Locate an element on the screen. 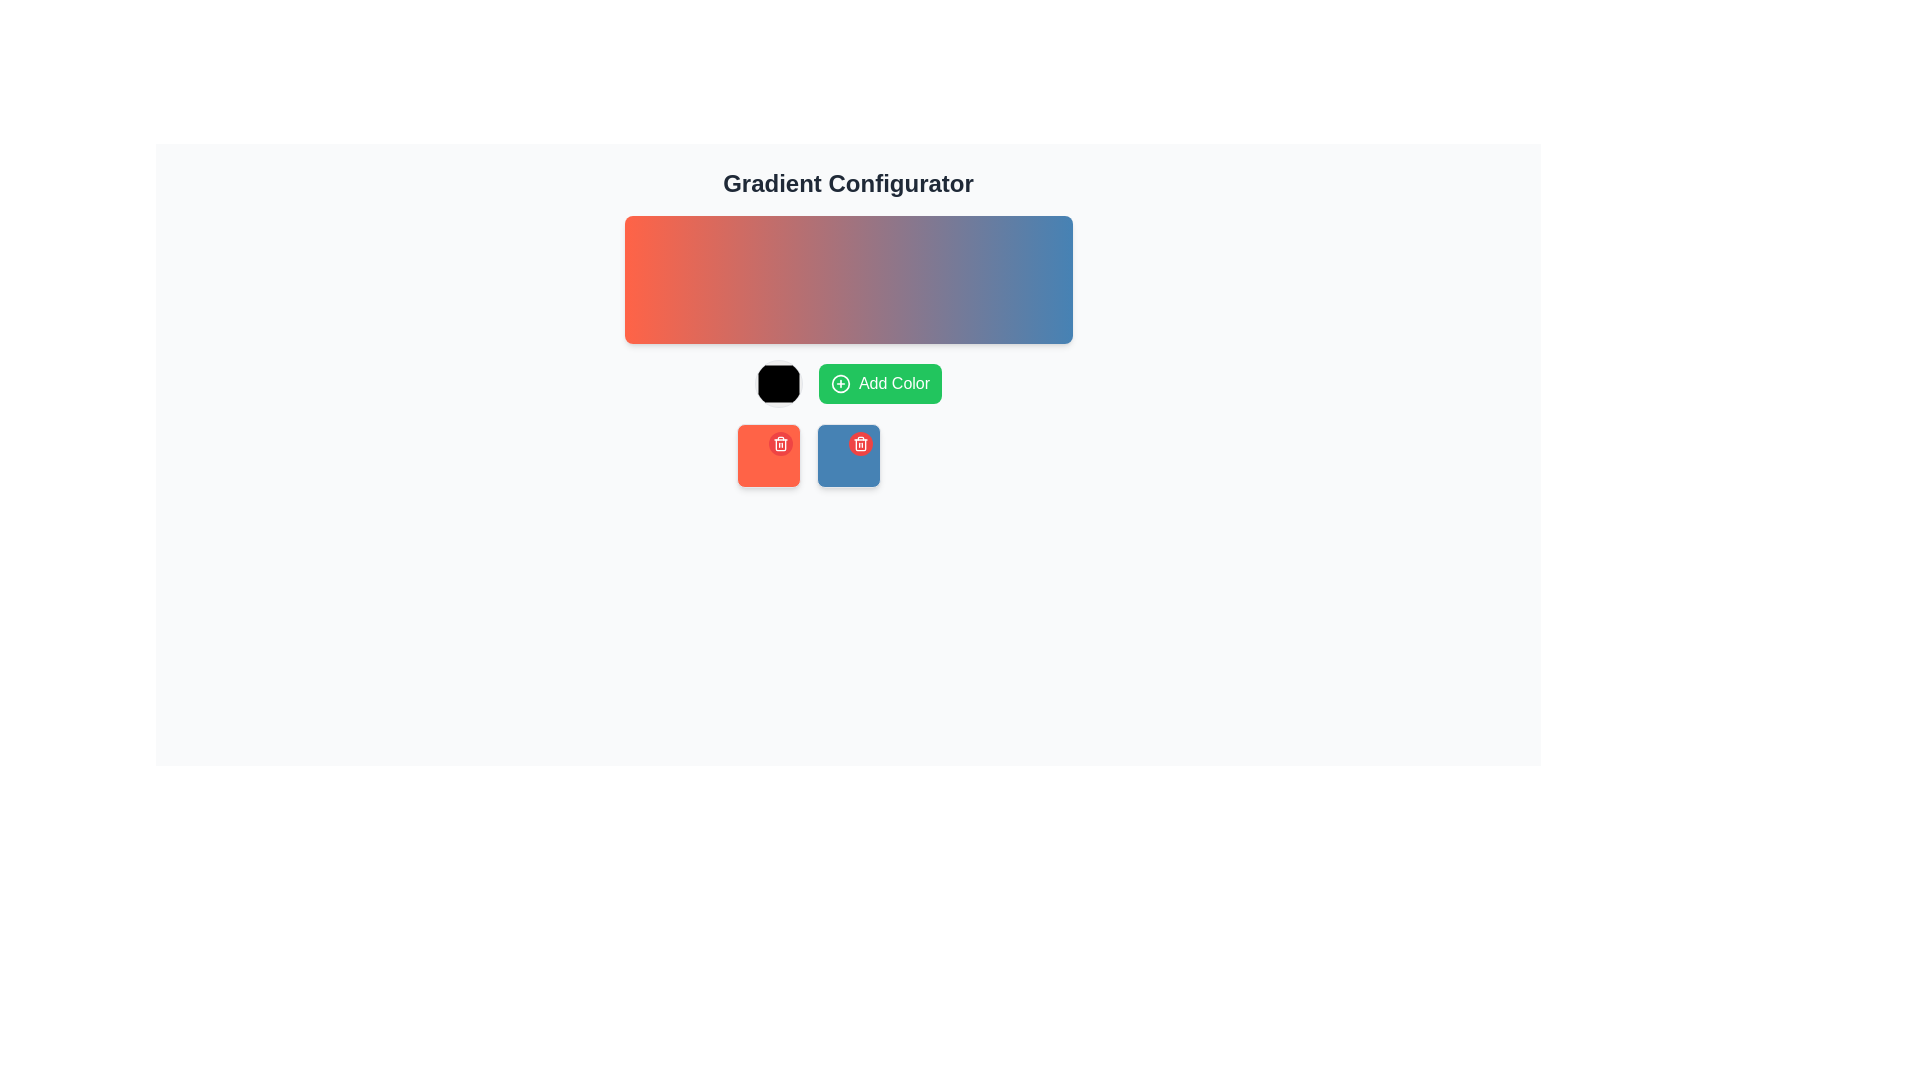 The width and height of the screenshot is (1920, 1080). the green rectangular 'Add Color' button with rounded corners is located at coordinates (848, 384).